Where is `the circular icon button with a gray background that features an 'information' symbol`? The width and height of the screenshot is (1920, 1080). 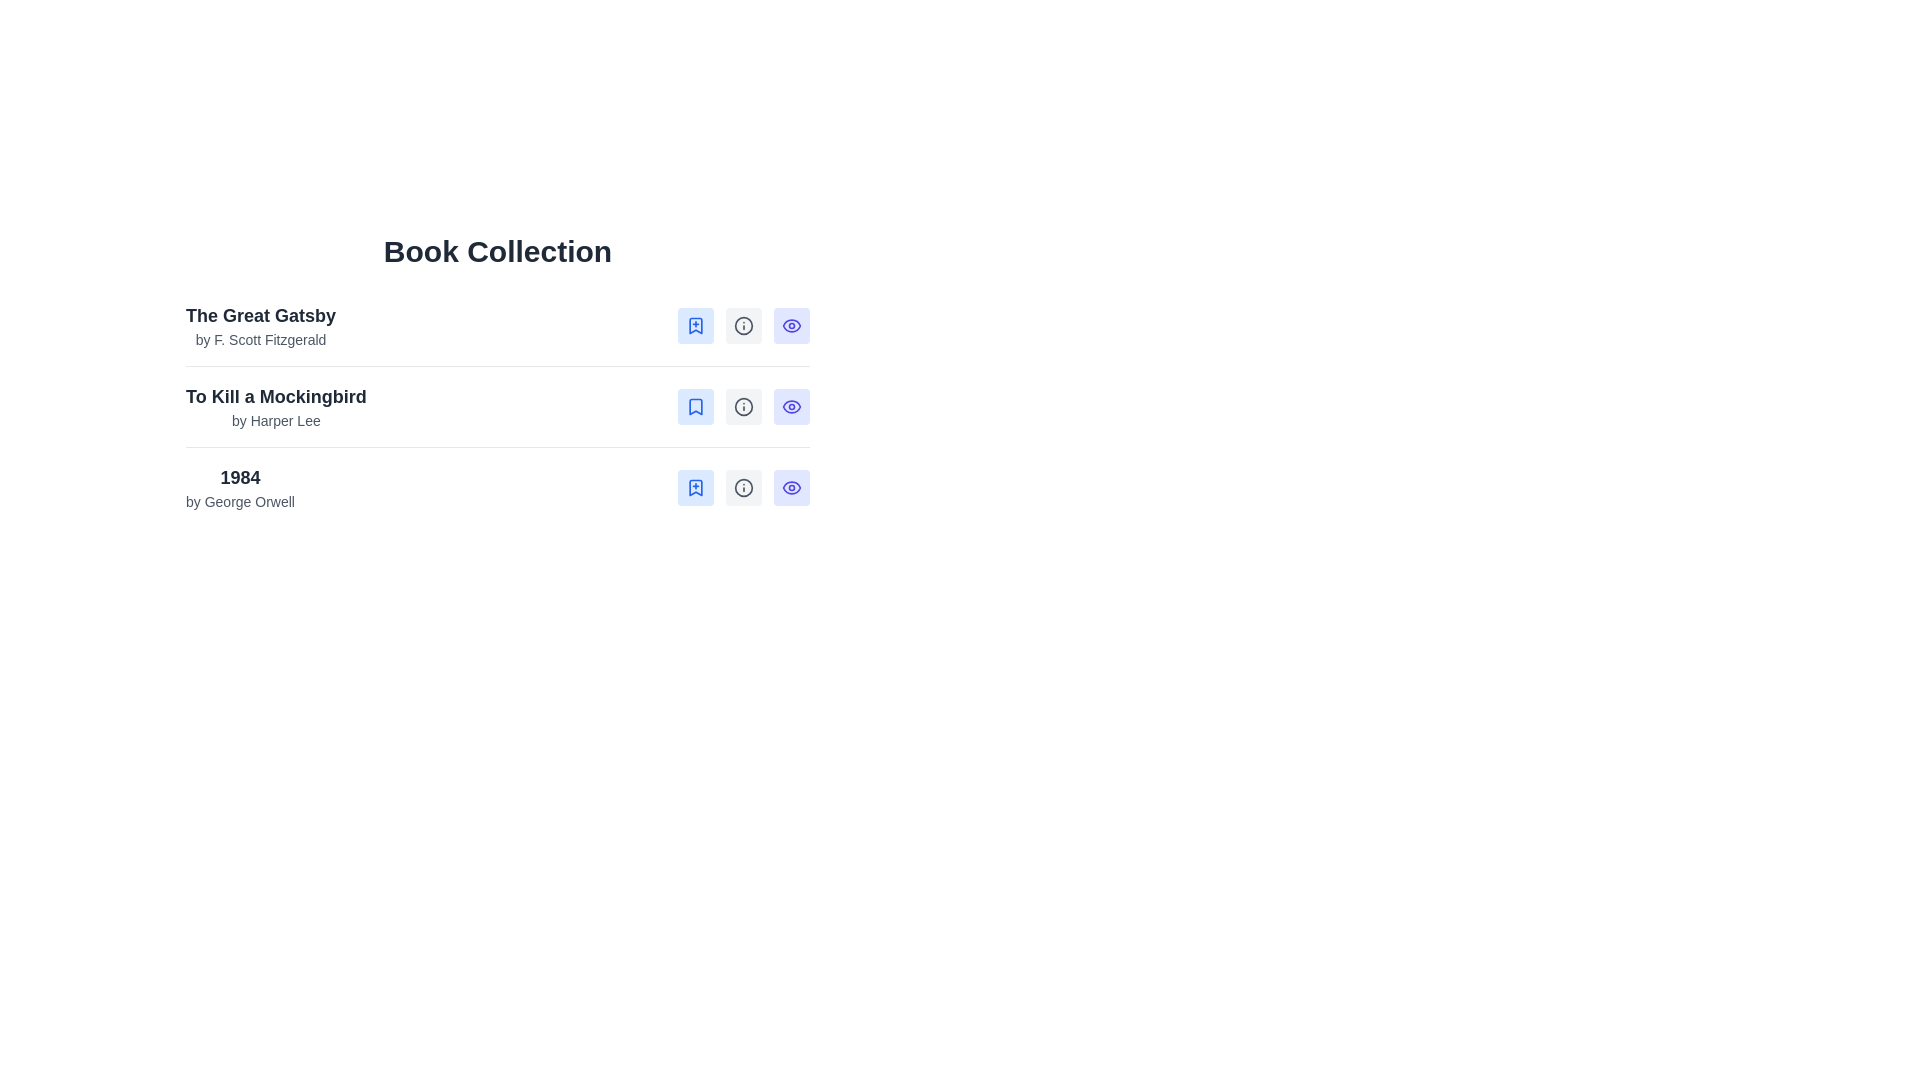 the circular icon button with a gray background that features an 'information' symbol is located at coordinates (743, 406).